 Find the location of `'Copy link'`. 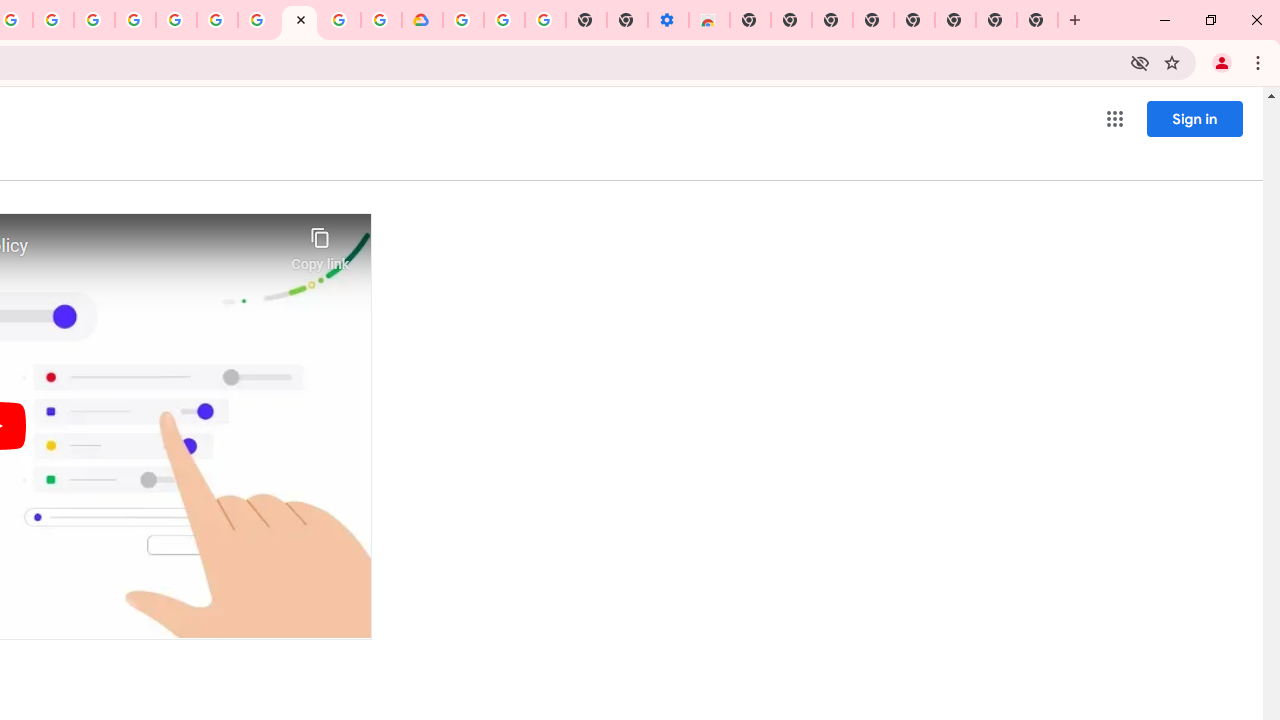

'Copy link' is located at coordinates (320, 243).